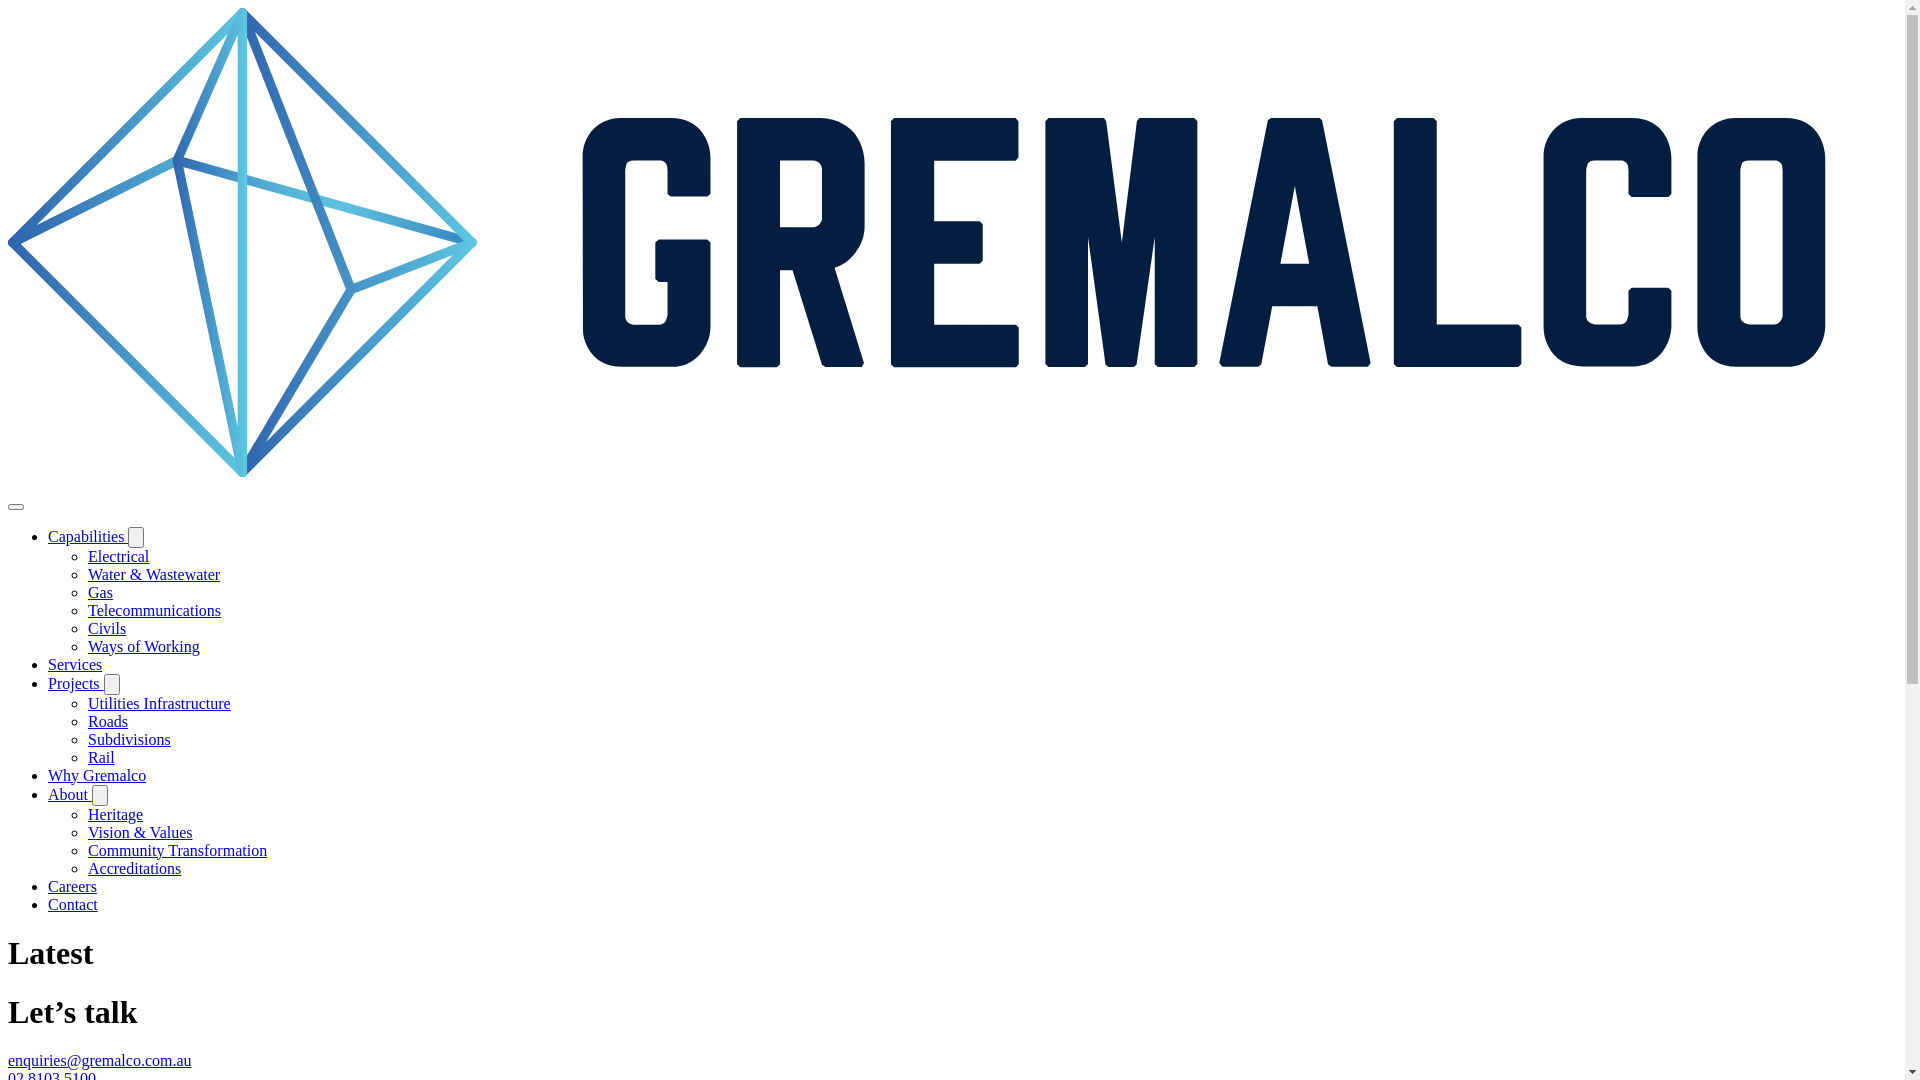  Describe the element at coordinates (99, 591) in the screenshot. I see `'Gas'` at that location.